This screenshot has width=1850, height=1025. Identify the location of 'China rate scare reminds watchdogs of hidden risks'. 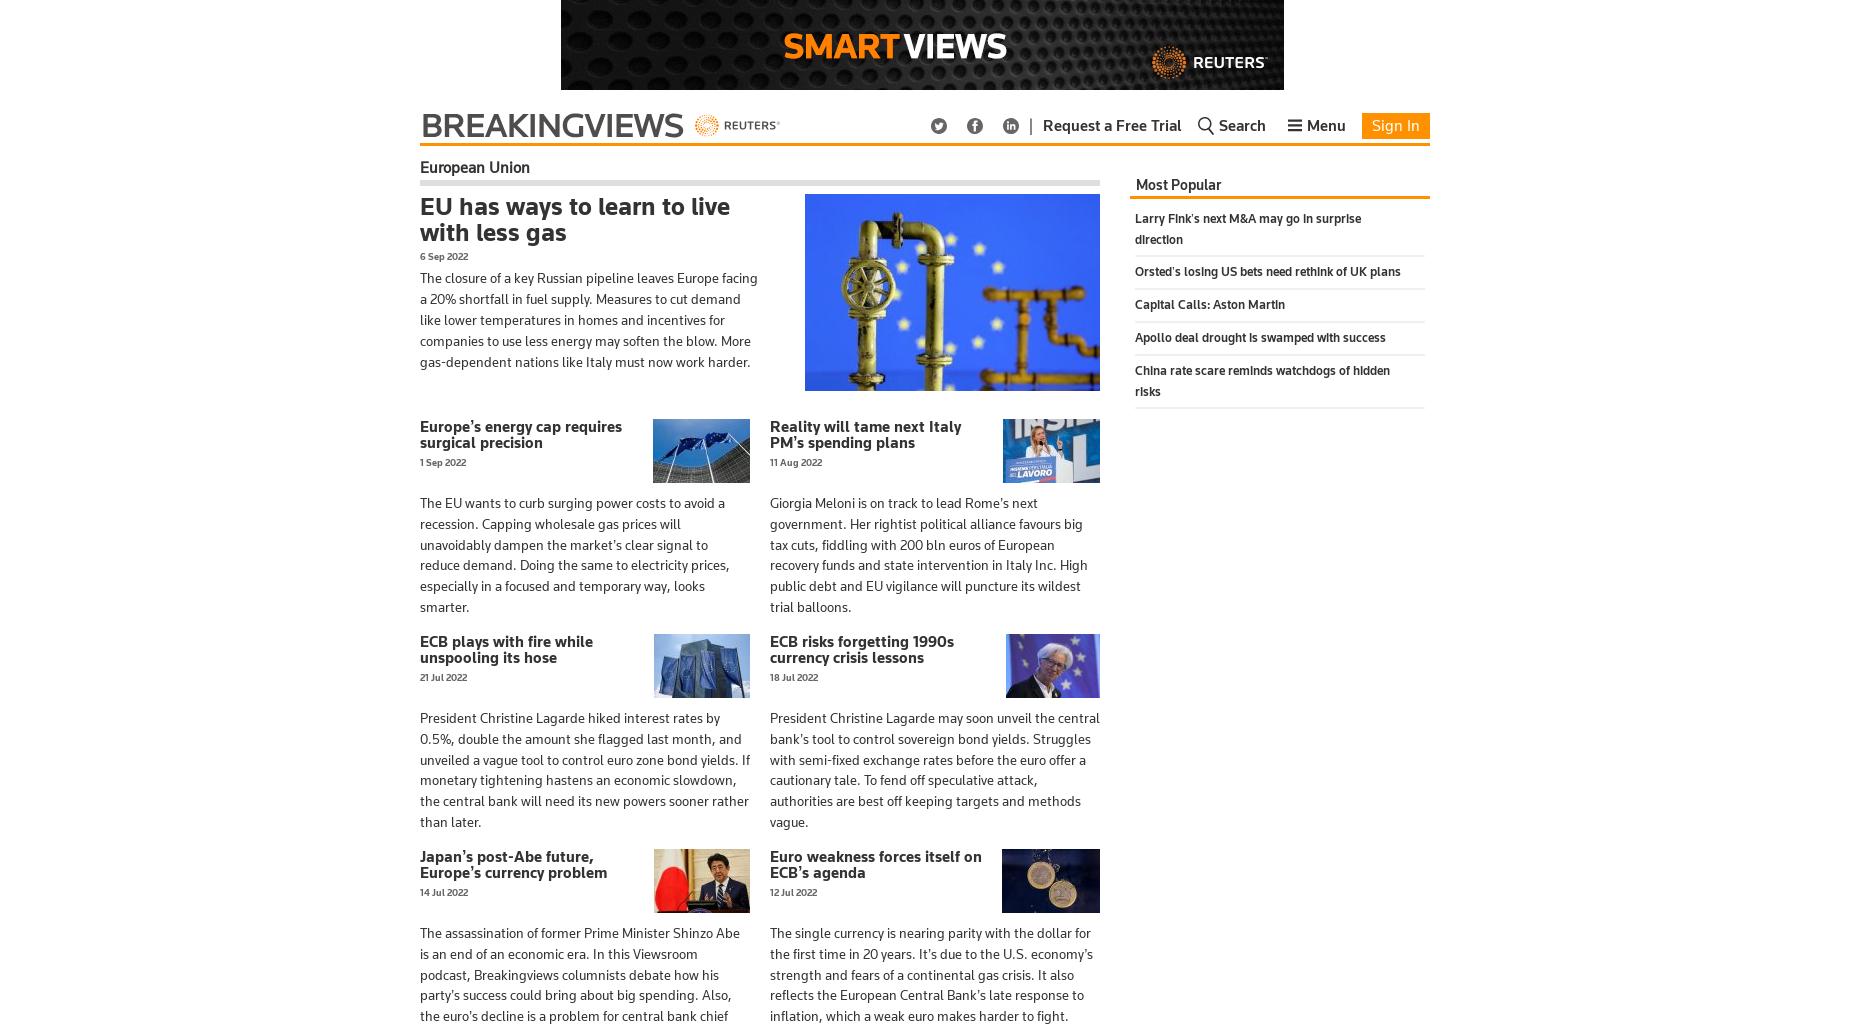
(1261, 379).